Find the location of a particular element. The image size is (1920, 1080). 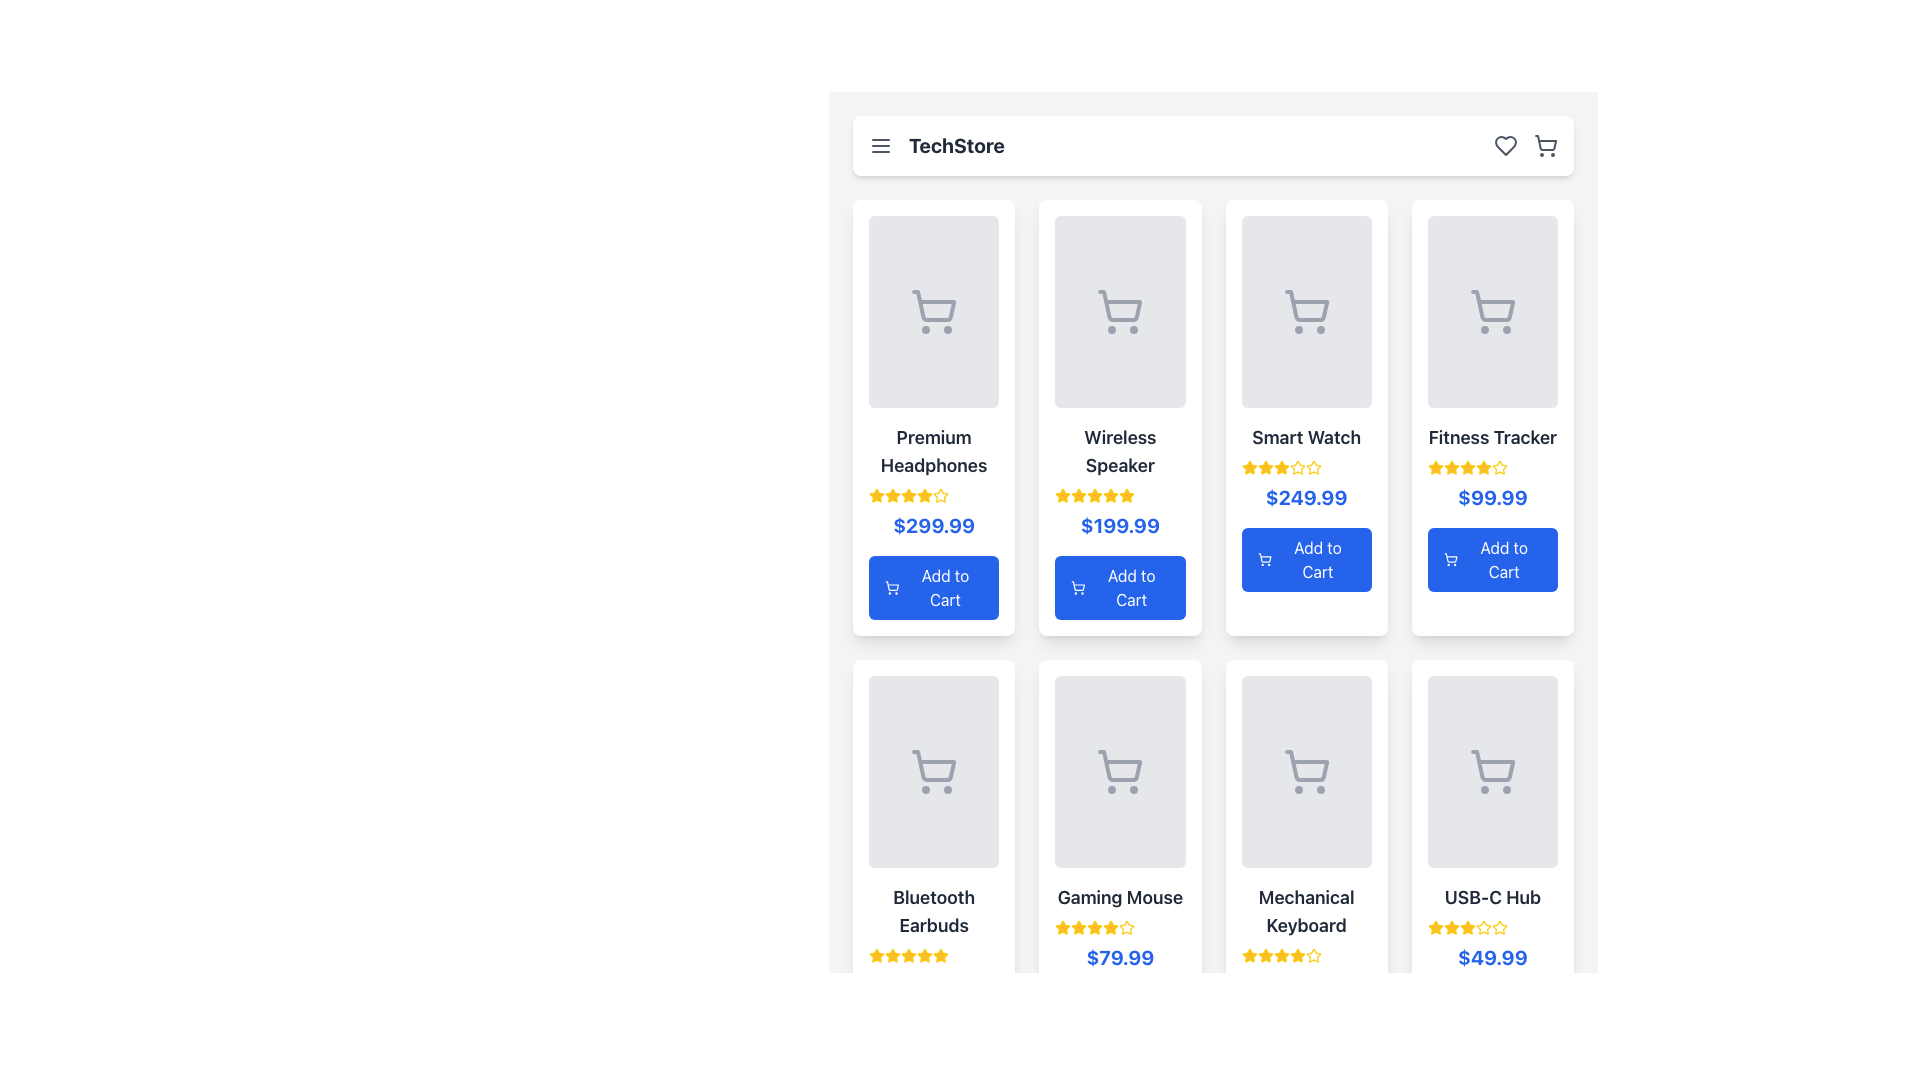

the fourth rating star icon for the 'USB-C Hub' product, which visually indicates the rating level, located in the second row of the products grid is located at coordinates (1467, 928).